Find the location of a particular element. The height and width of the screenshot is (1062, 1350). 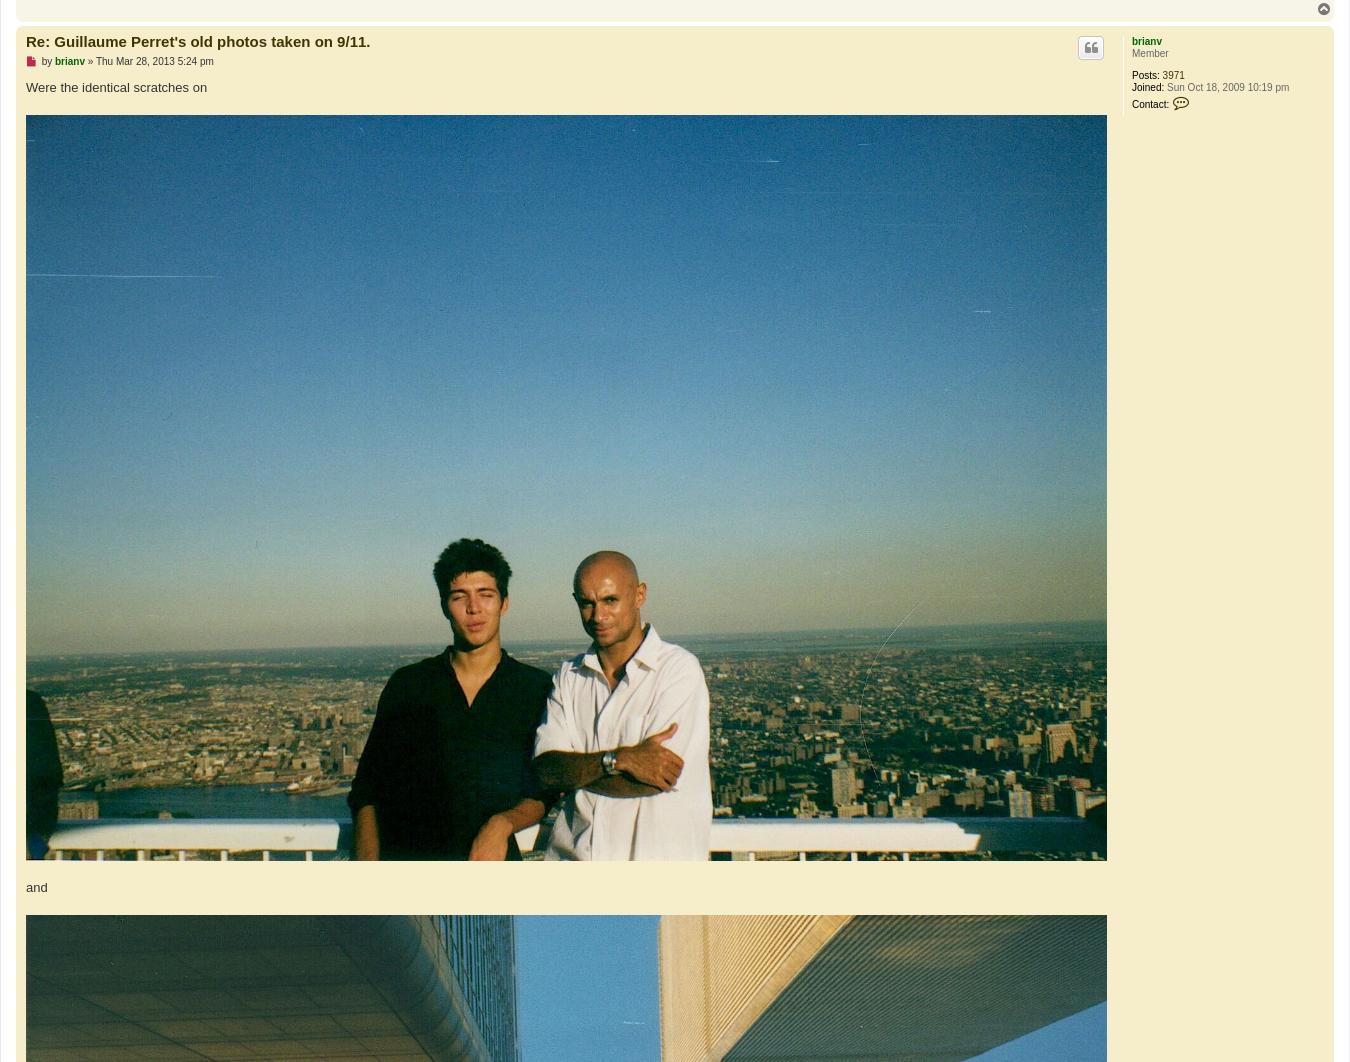

'Contact:' is located at coordinates (1130, 103).